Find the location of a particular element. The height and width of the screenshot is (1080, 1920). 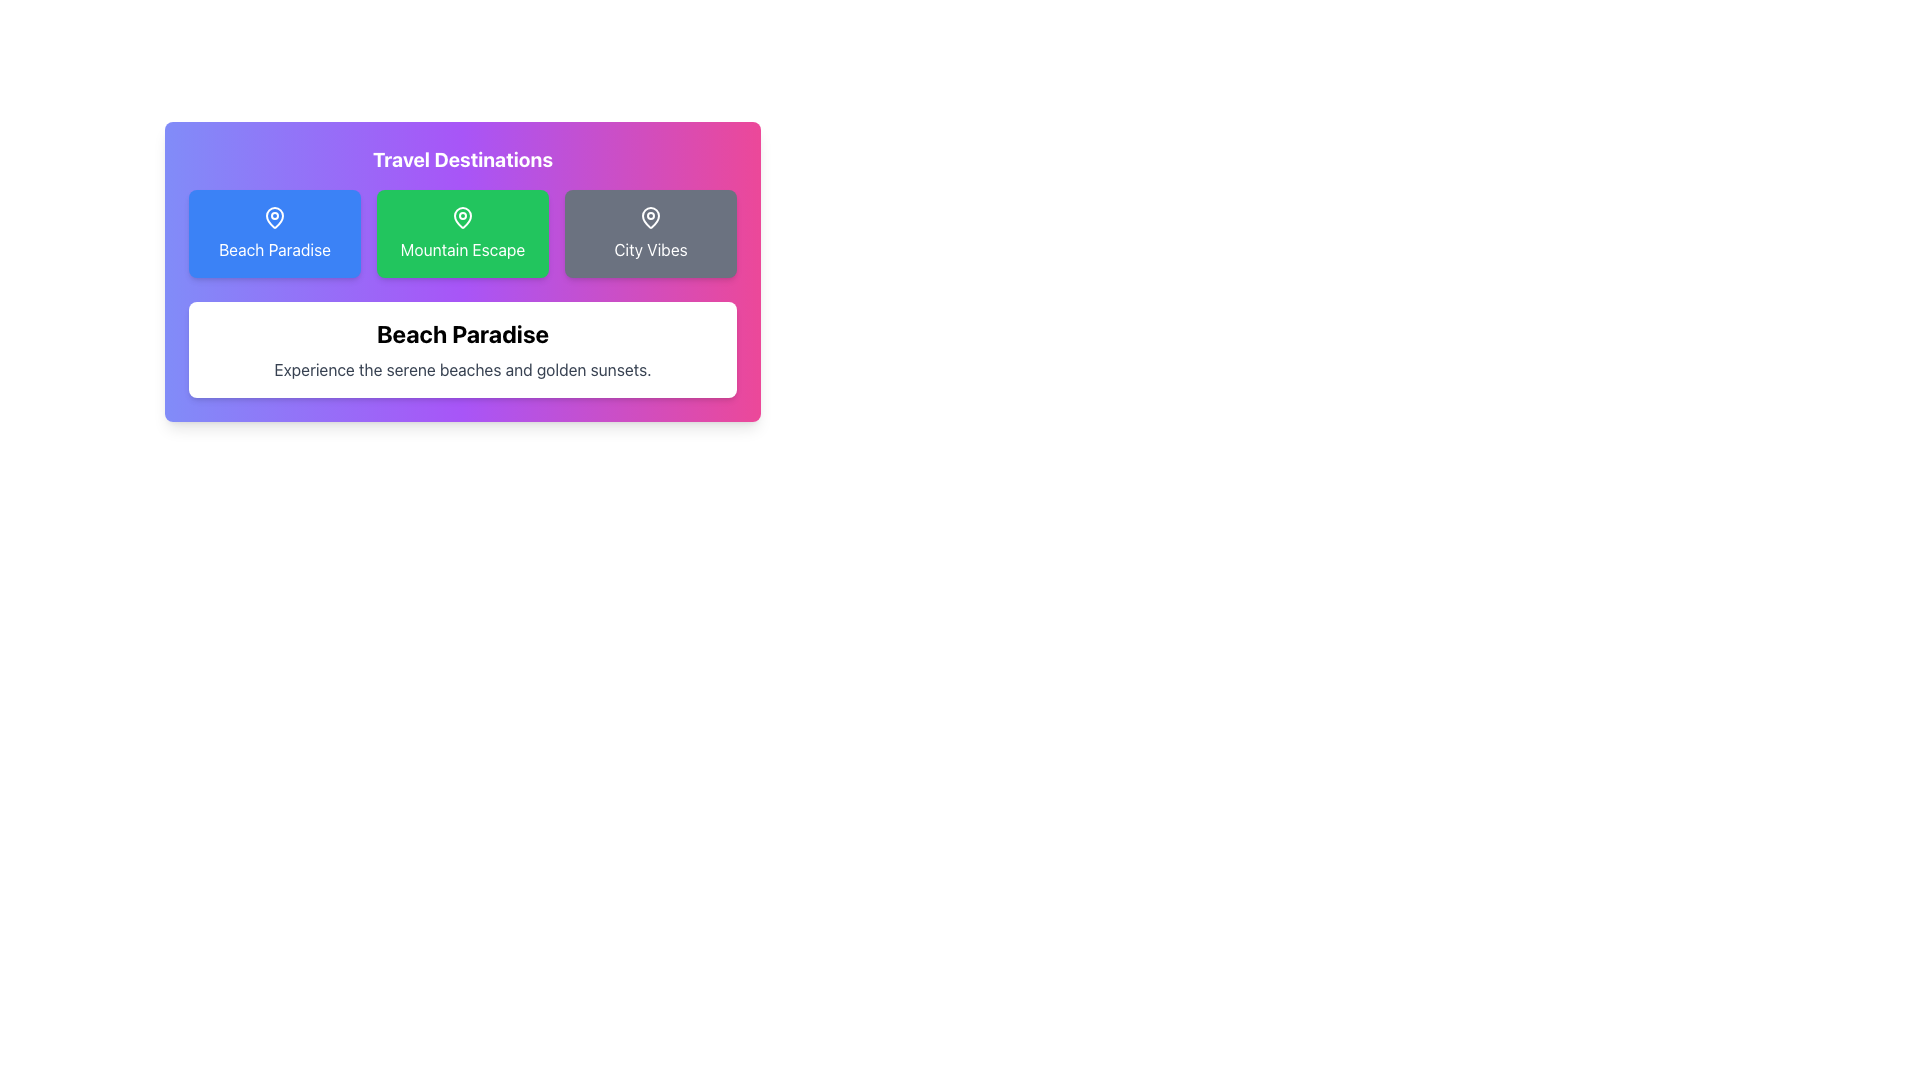

the pin icon representing the map marker located in the 'Beach Paradise' section of the 'Travel Destinations' panel, which is displayed in white color against a blue background is located at coordinates (273, 218).